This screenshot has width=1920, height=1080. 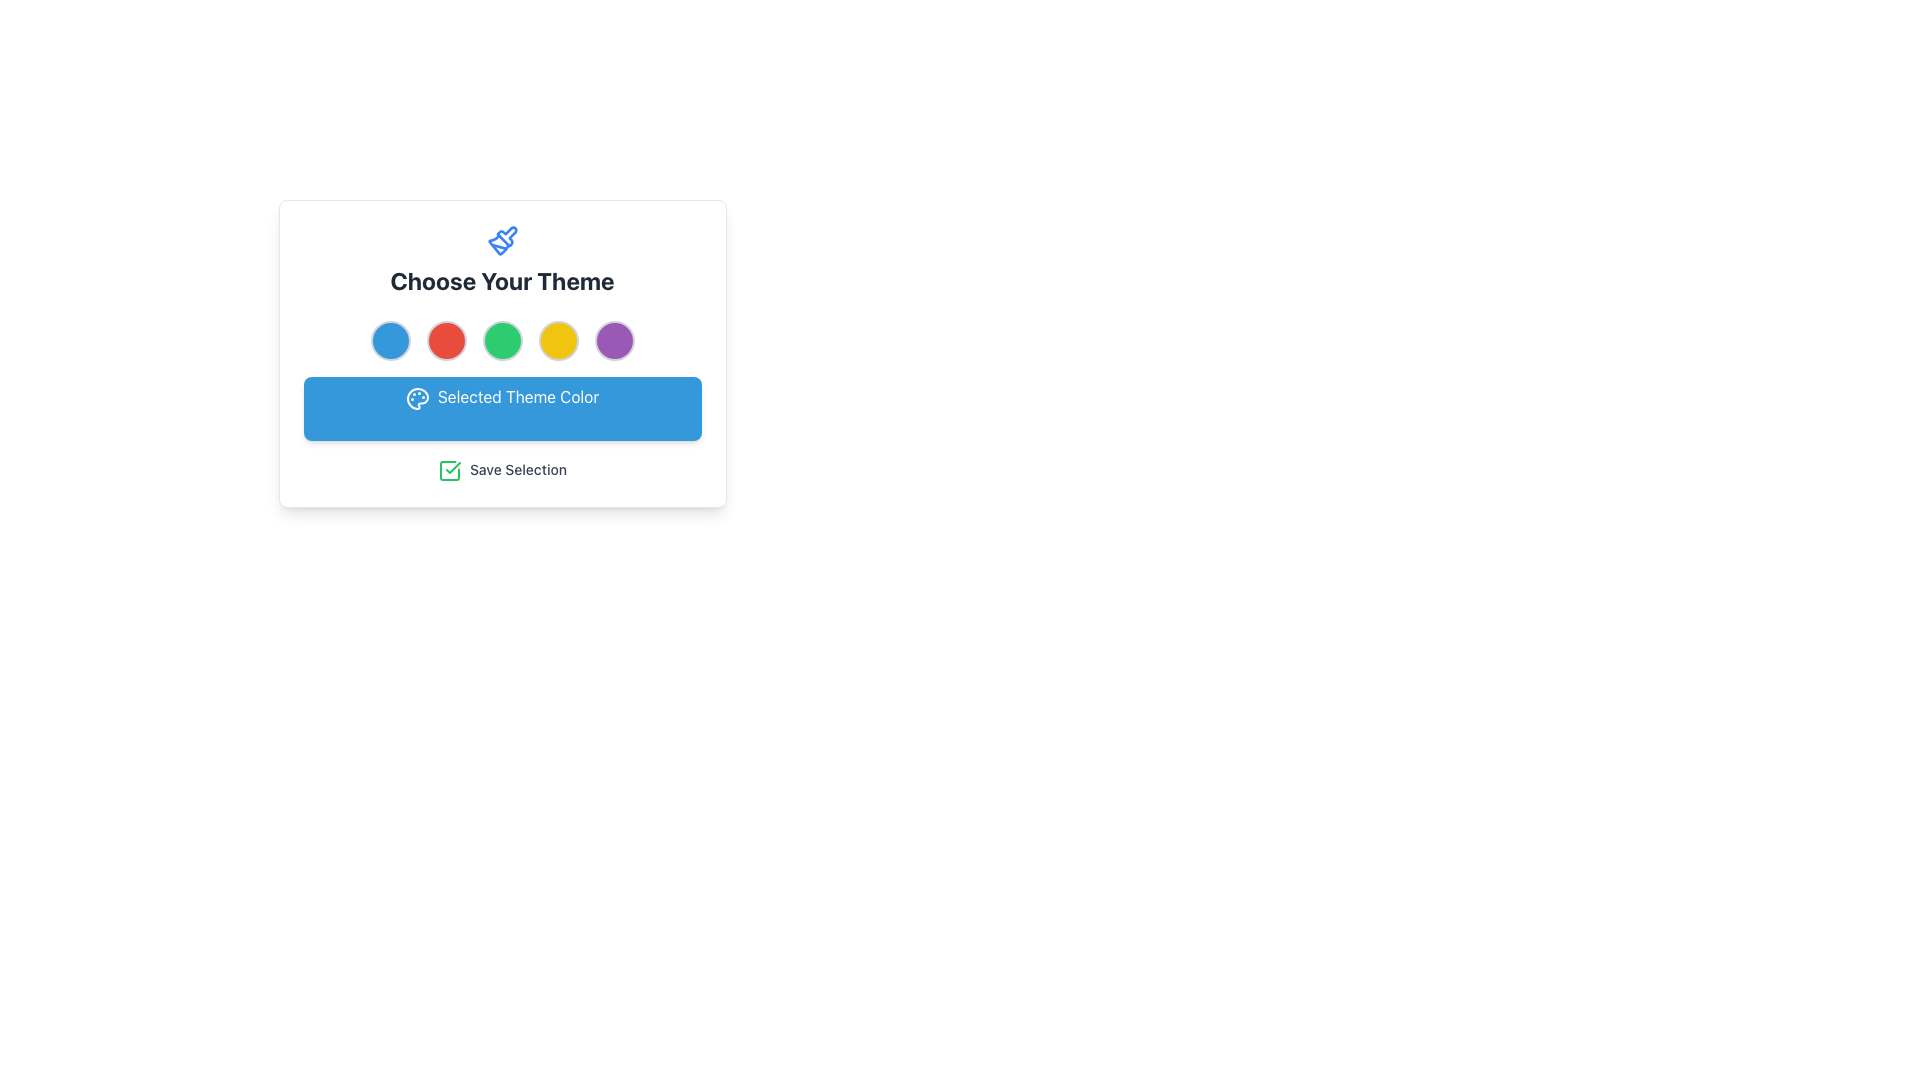 What do you see at coordinates (502, 339) in the screenshot?
I see `the third circular selection button with a green background` at bounding box center [502, 339].